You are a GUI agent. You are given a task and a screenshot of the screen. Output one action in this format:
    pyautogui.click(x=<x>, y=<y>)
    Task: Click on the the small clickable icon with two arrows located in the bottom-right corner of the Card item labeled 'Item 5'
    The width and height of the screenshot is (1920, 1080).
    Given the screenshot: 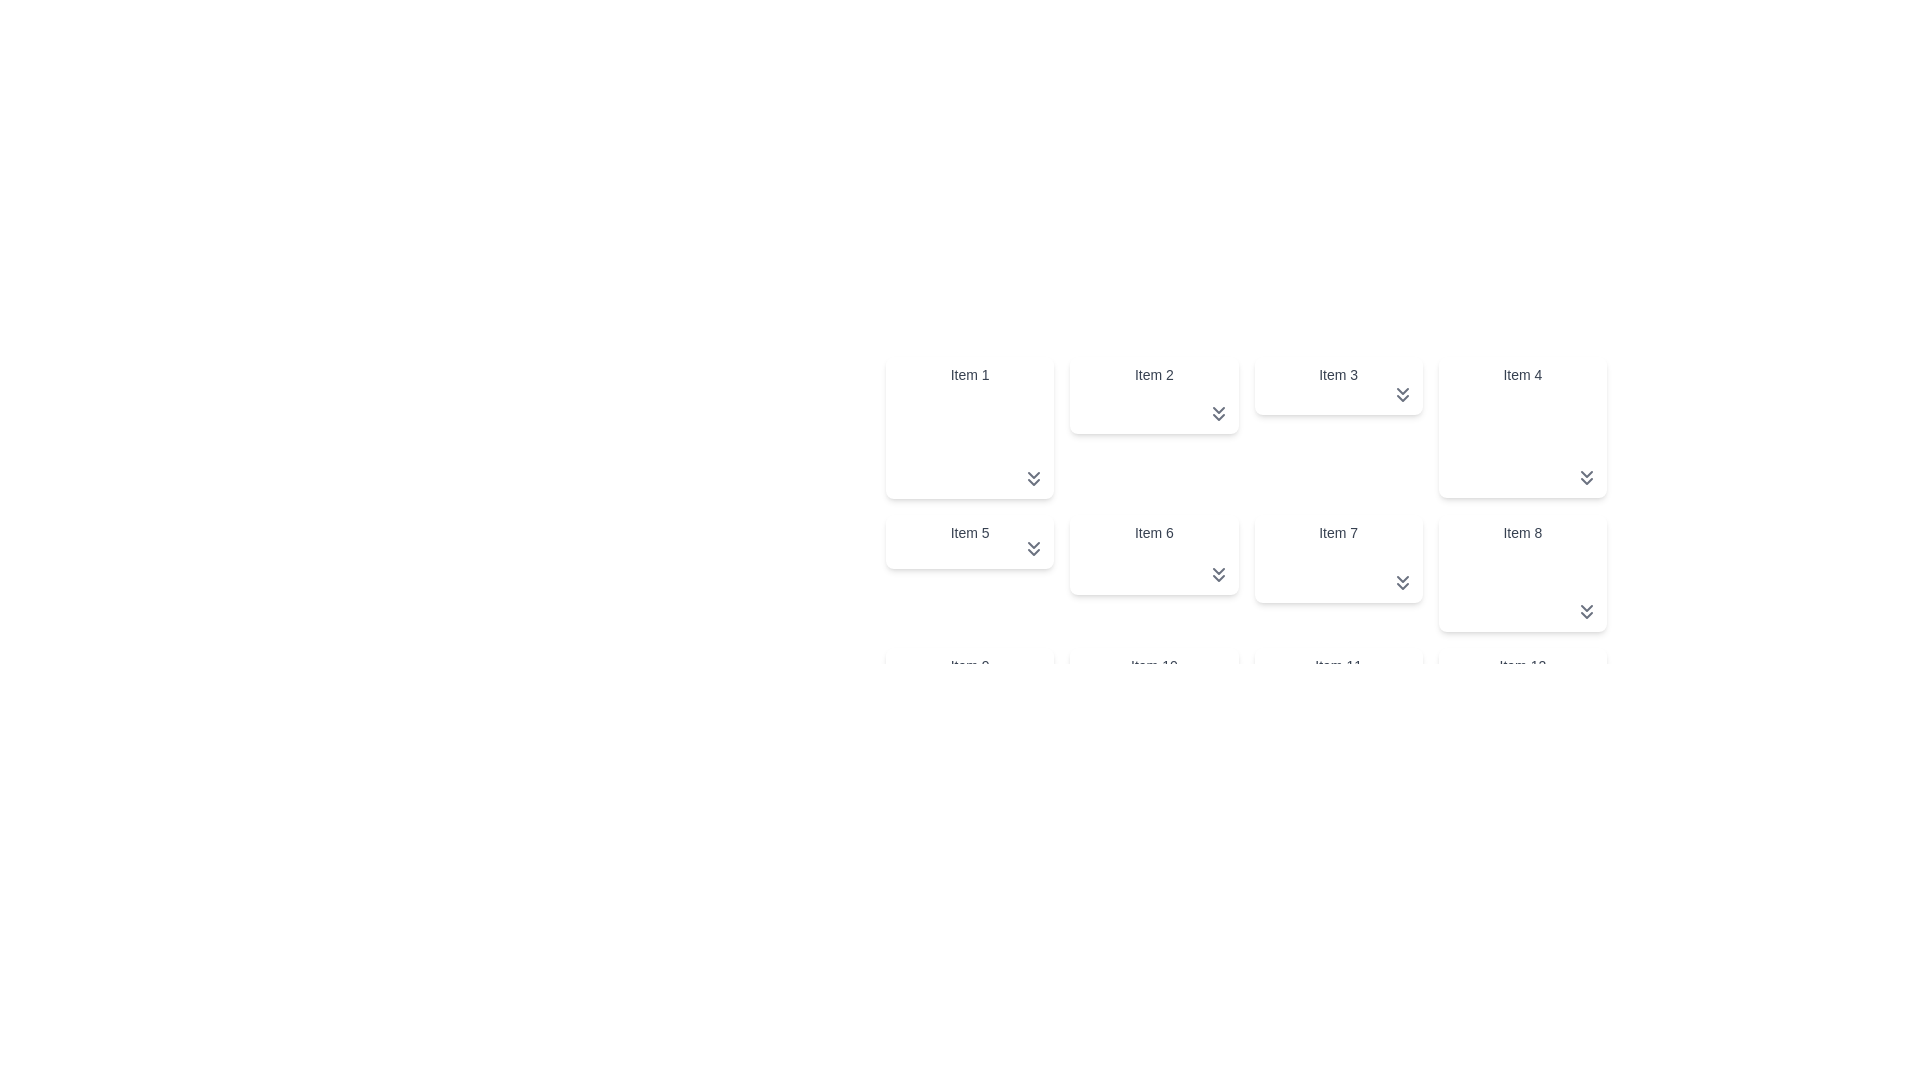 What is the action you would take?
    pyautogui.click(x=970, y=541)
    